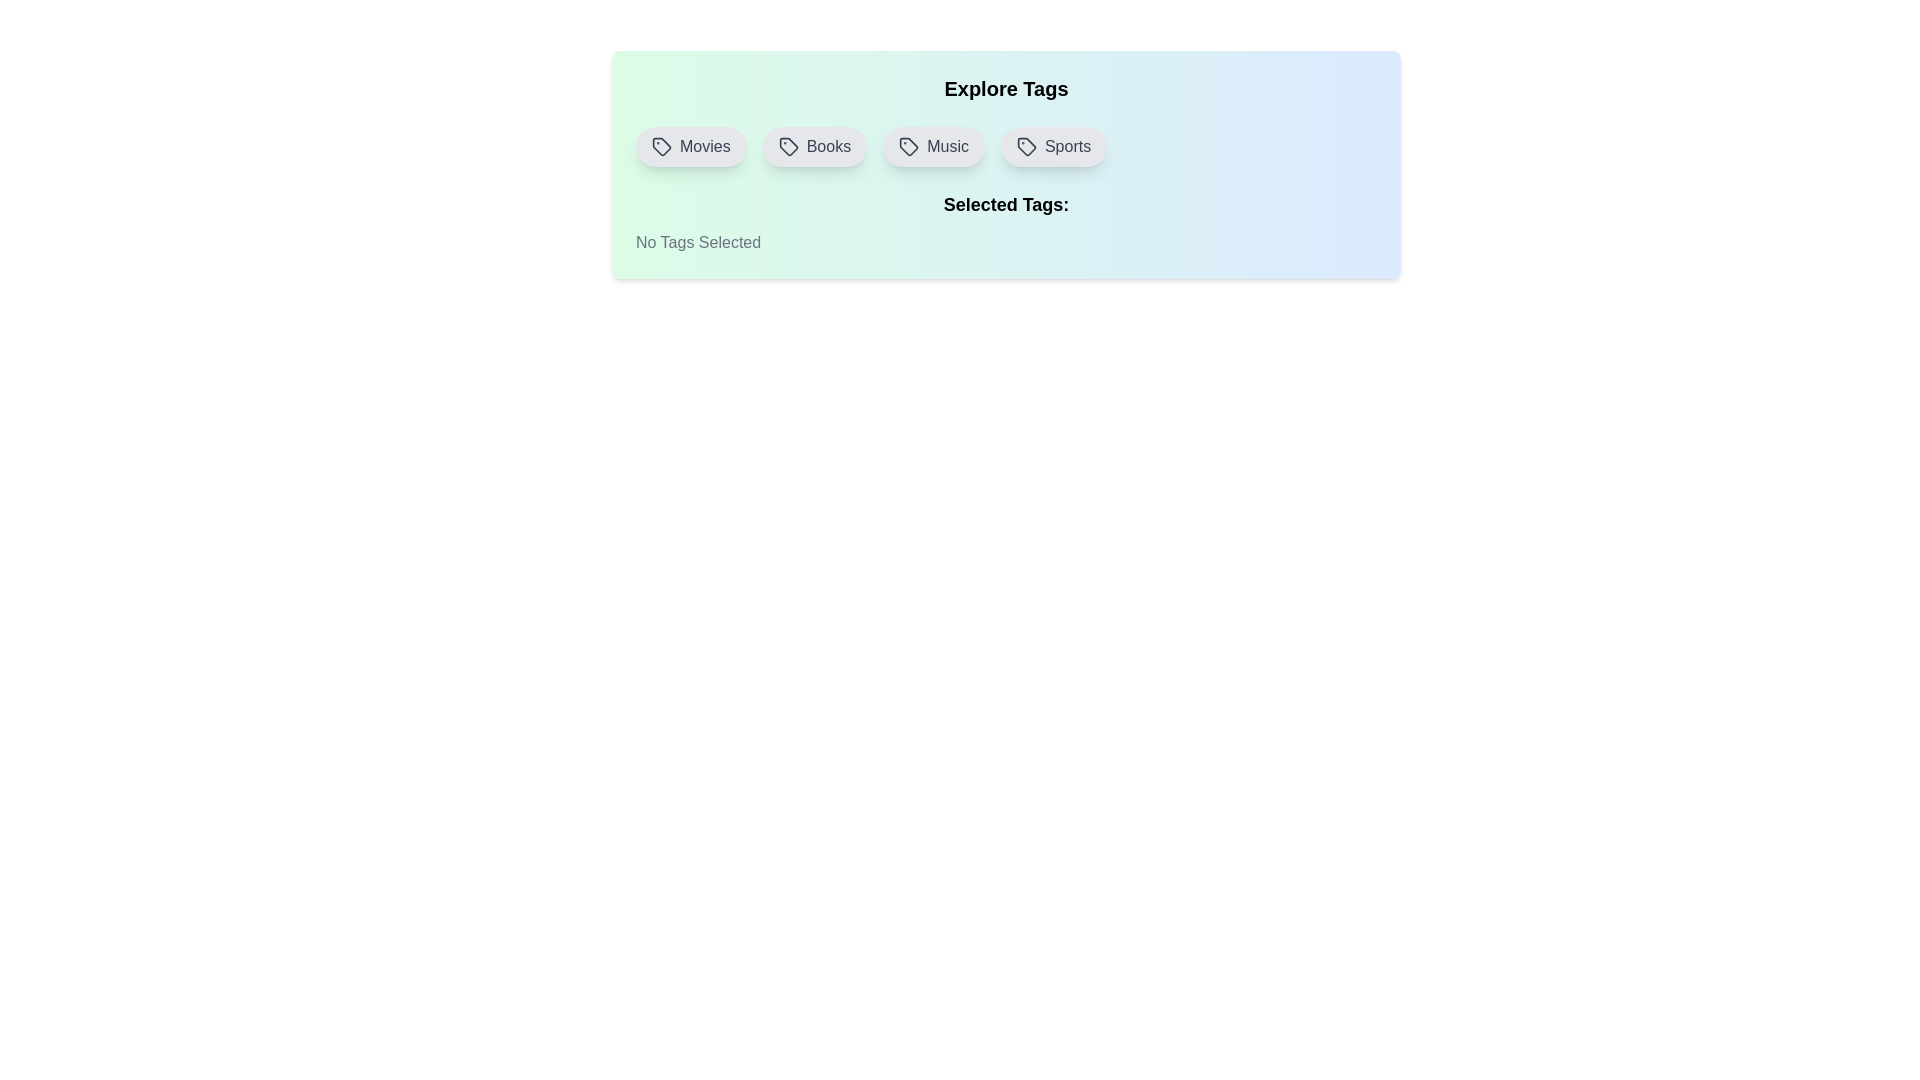  I want to click on the small dark tag icon located to the left of the 'Movies' label within the rounded button, so click(662, 145).